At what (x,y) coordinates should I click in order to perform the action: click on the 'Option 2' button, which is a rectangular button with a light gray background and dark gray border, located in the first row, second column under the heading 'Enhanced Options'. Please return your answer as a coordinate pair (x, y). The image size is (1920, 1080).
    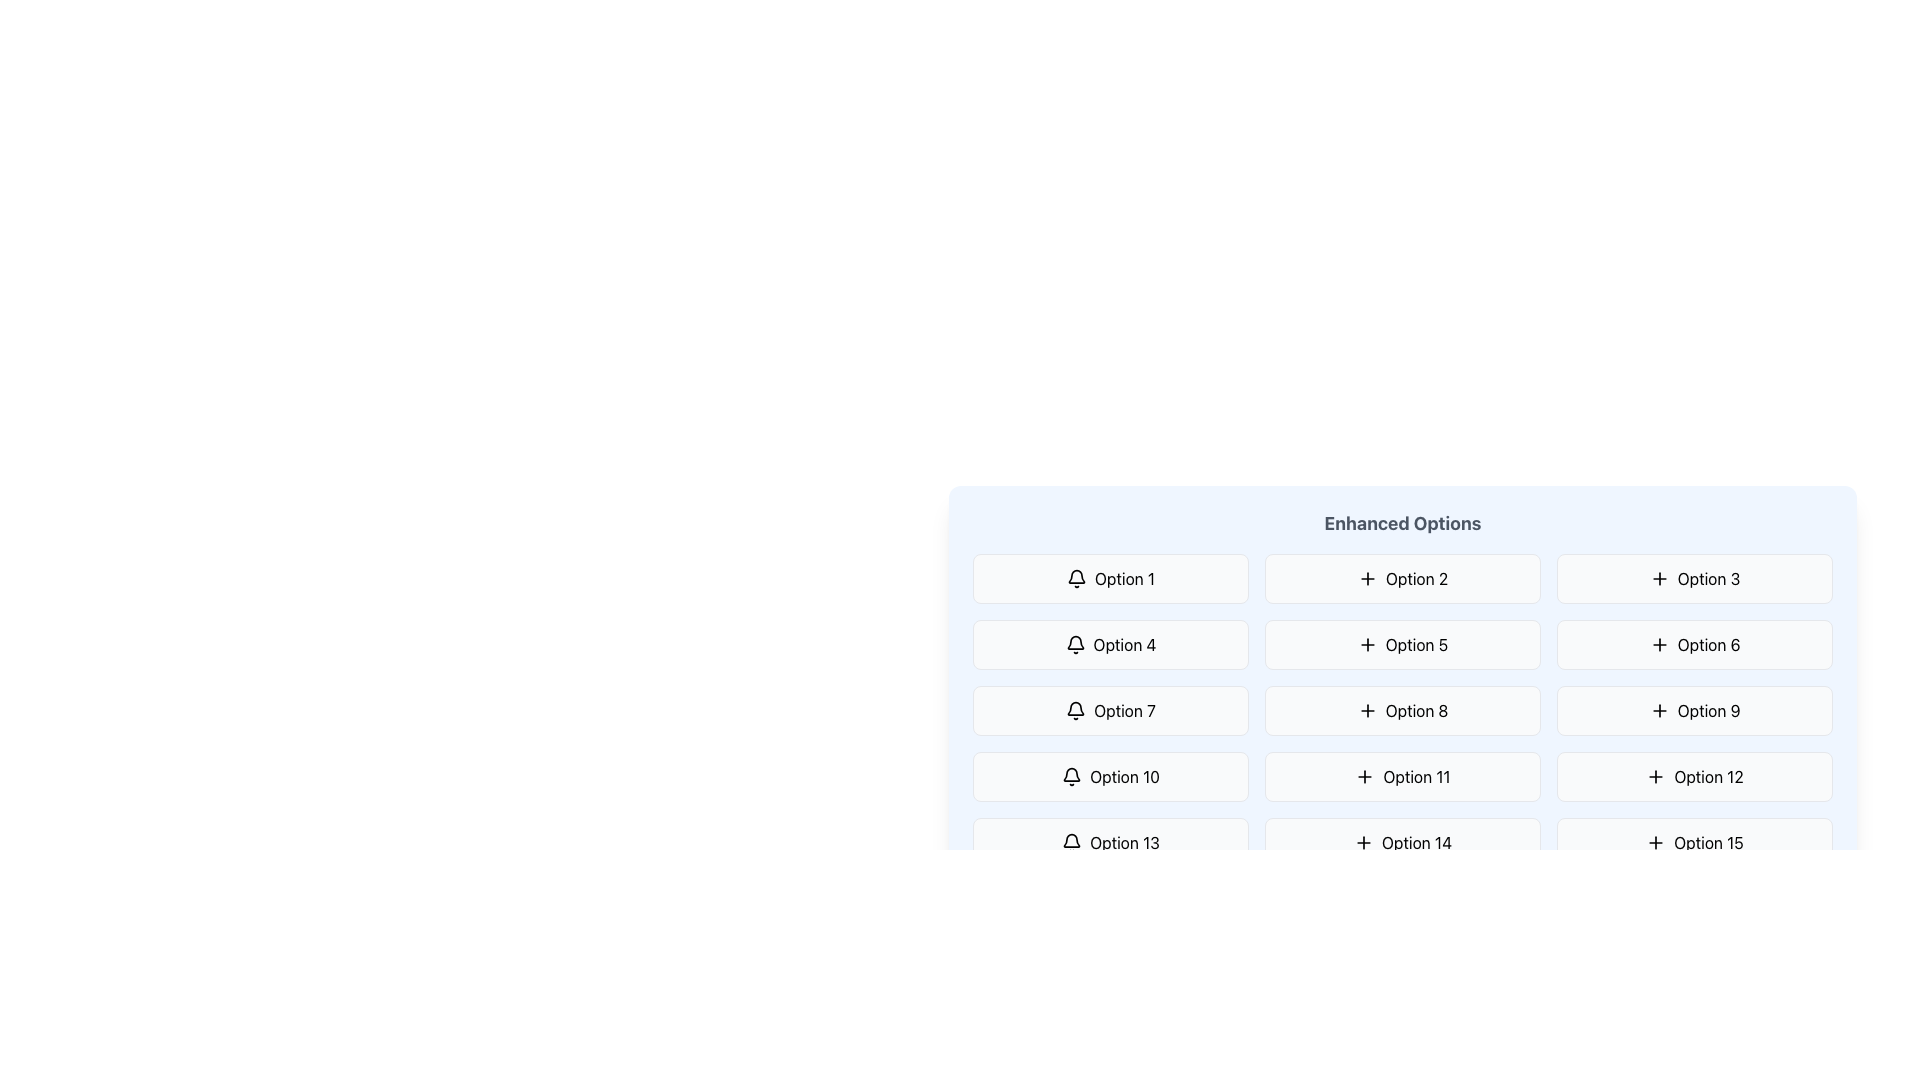
    Looking at the image, I should click on (1401, 578).